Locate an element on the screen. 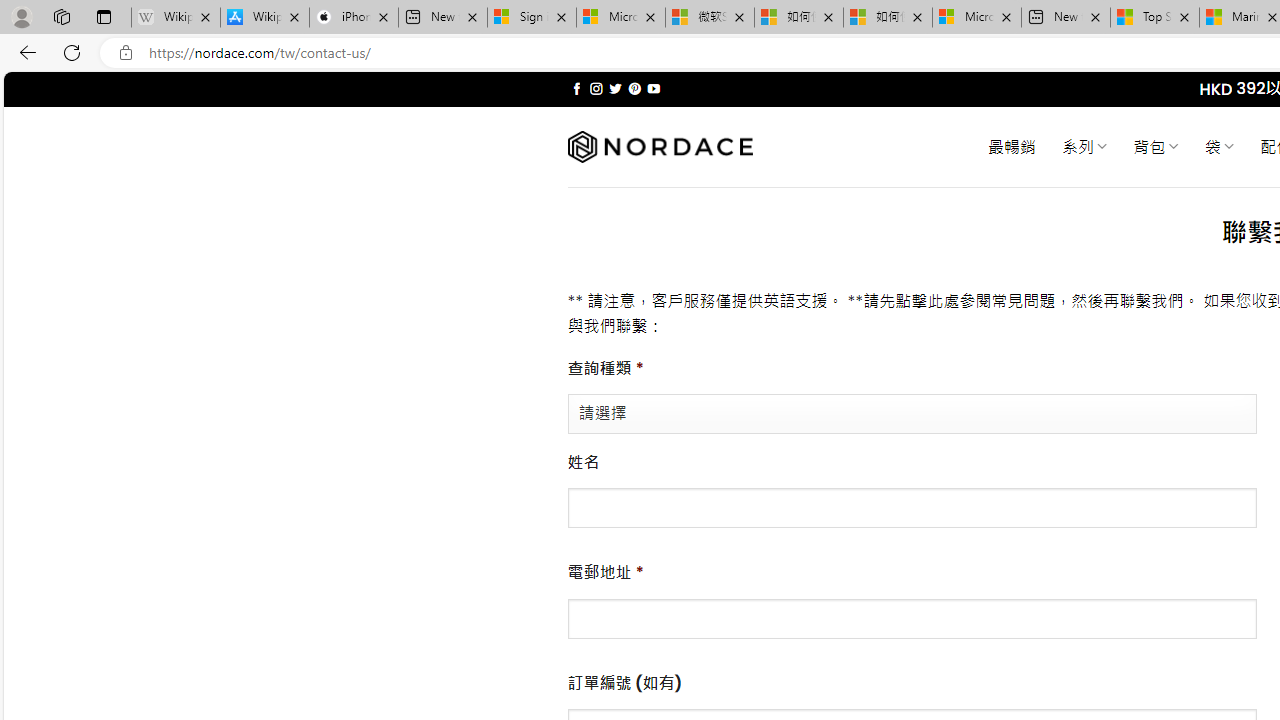 The width and height of the screenshot is (1280, 720). 'Follow on Pinterest' is located at coordinates (633, 88).